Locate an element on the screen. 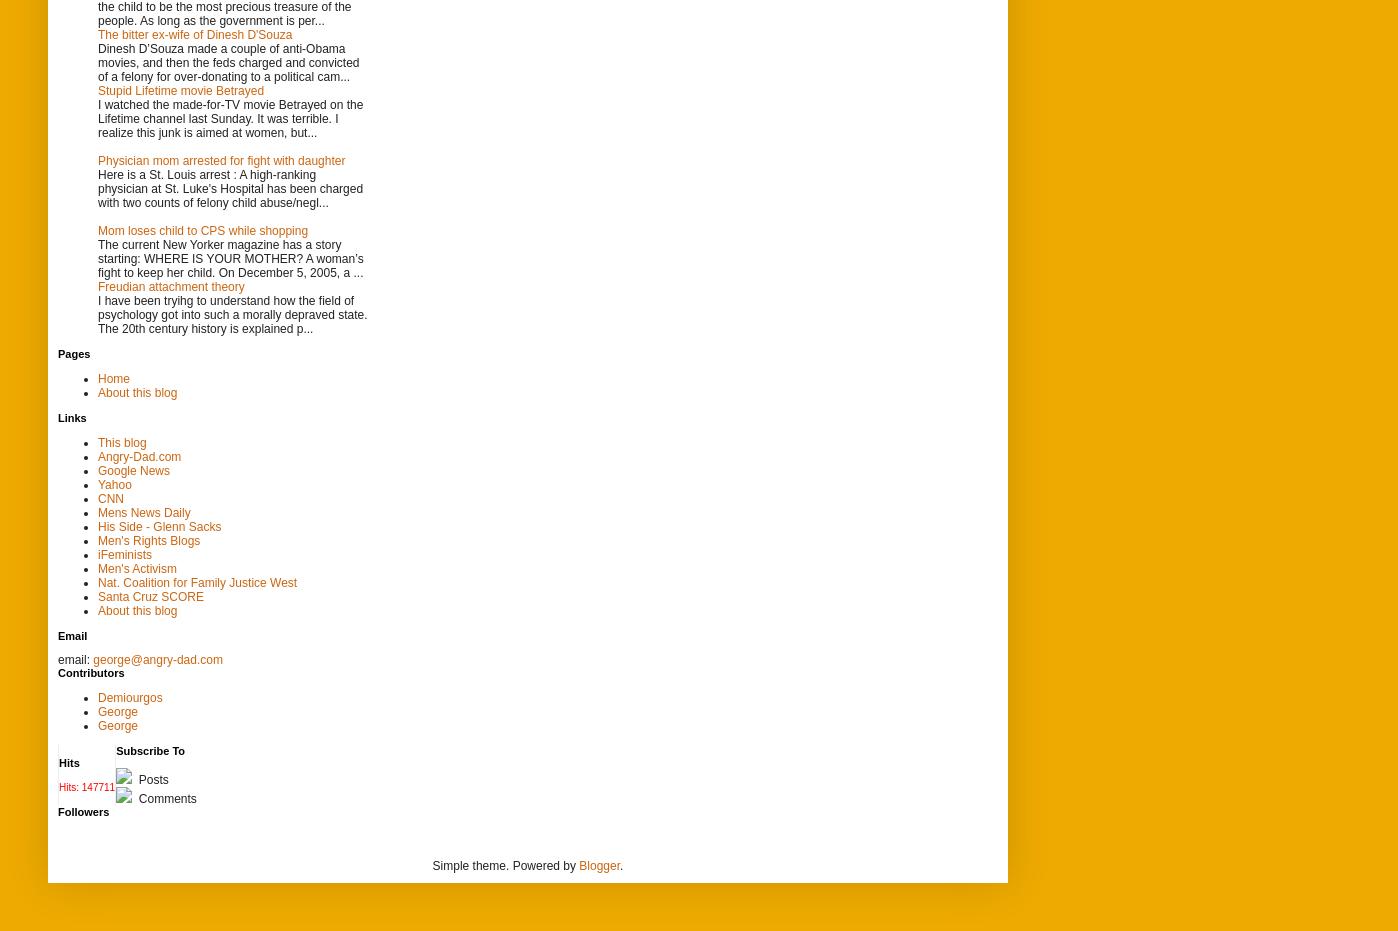 The width and height of the screenshot is (1398, 931). 'Followers' is located at coordinates (83, 809).